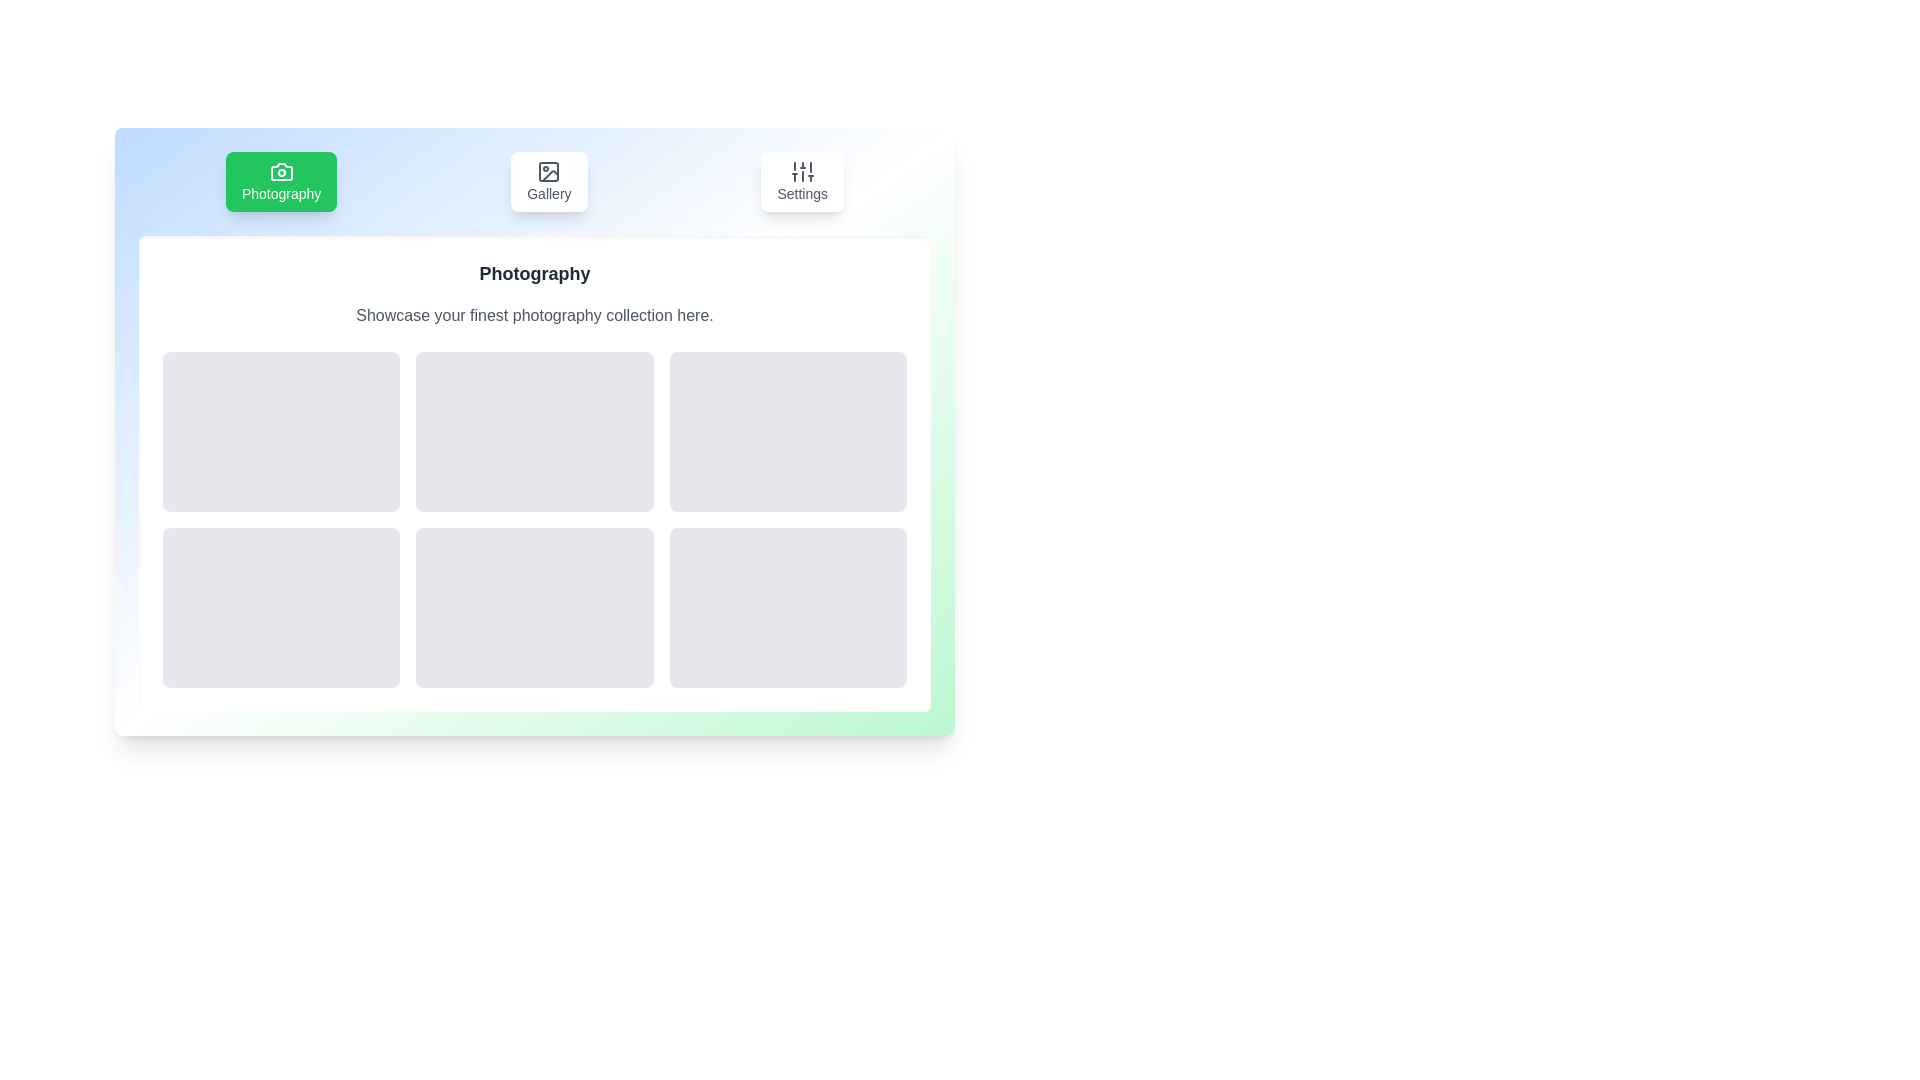  What do you see at coordinates (280, 181) in the screenshot?
I see `the tab identified by Photography` at bounding box center [280, 181].